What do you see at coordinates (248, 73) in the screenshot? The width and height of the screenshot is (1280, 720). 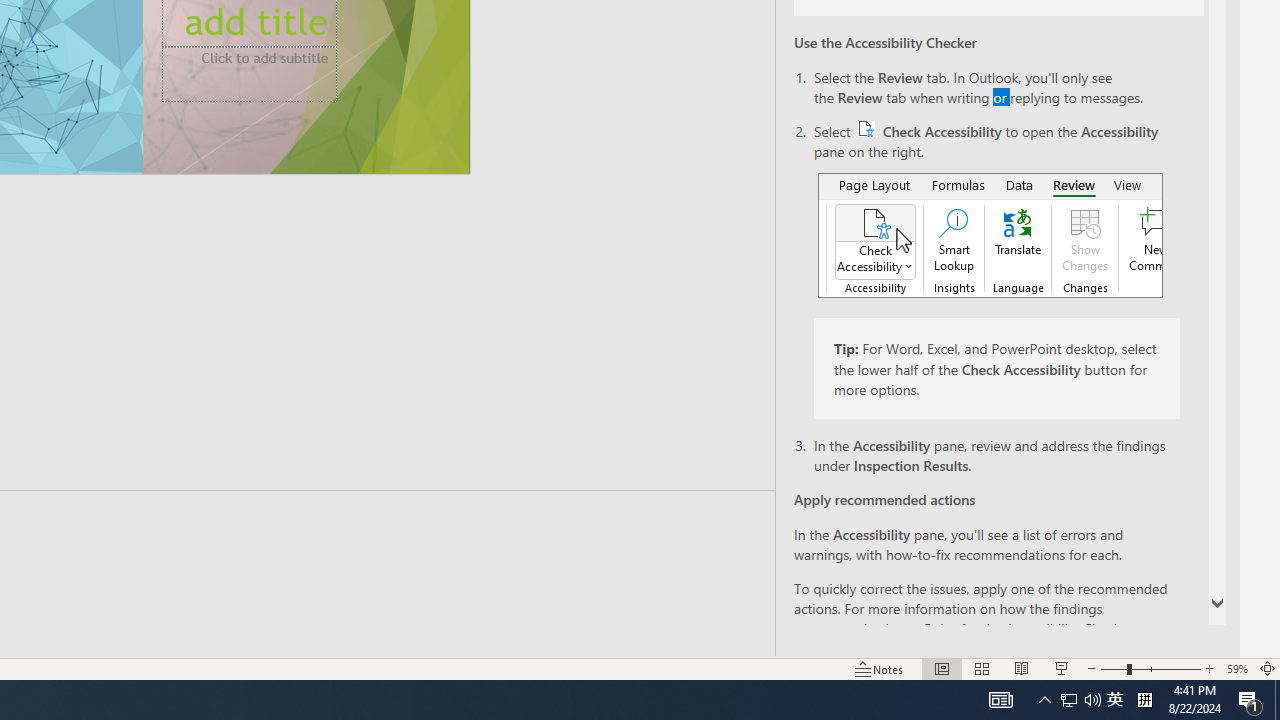 I see `'Subtitle TextBox'` at bounding box center [248, 73].